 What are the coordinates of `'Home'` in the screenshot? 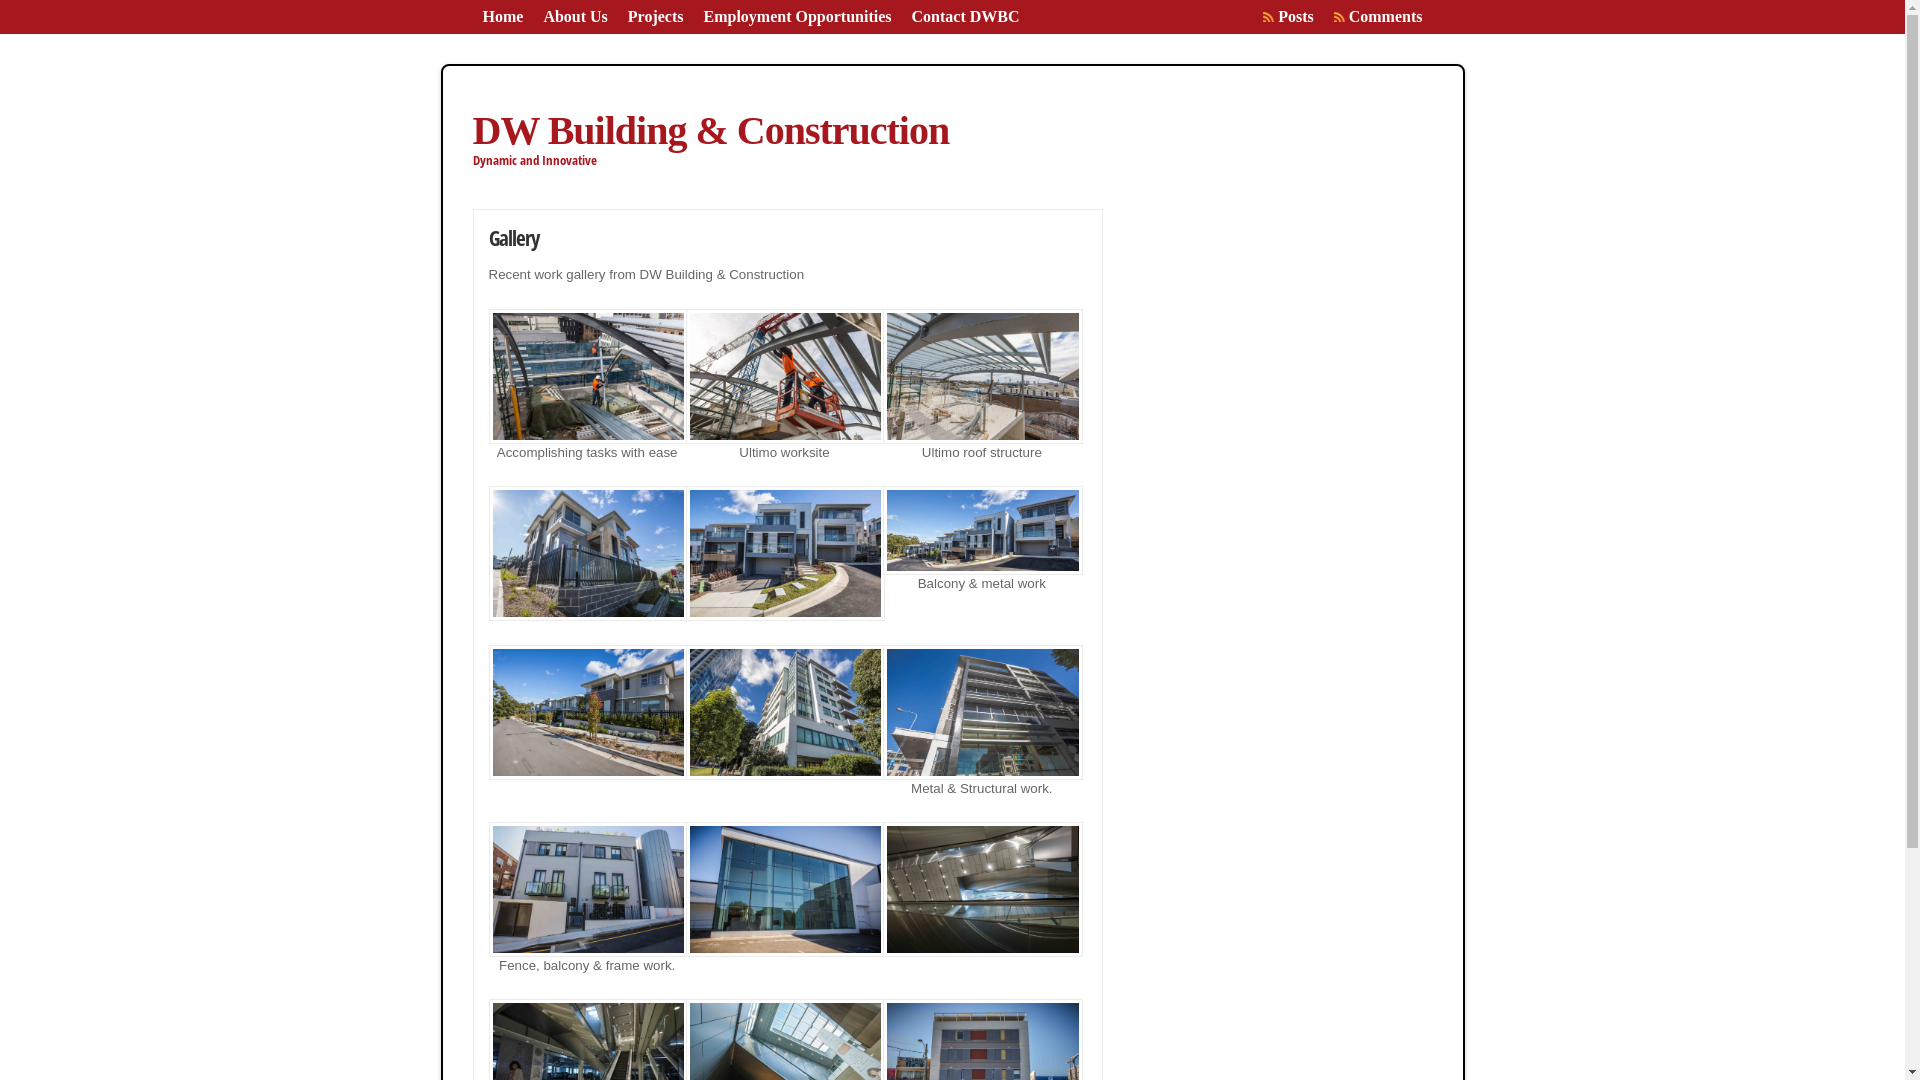 It's located at (502, 16).